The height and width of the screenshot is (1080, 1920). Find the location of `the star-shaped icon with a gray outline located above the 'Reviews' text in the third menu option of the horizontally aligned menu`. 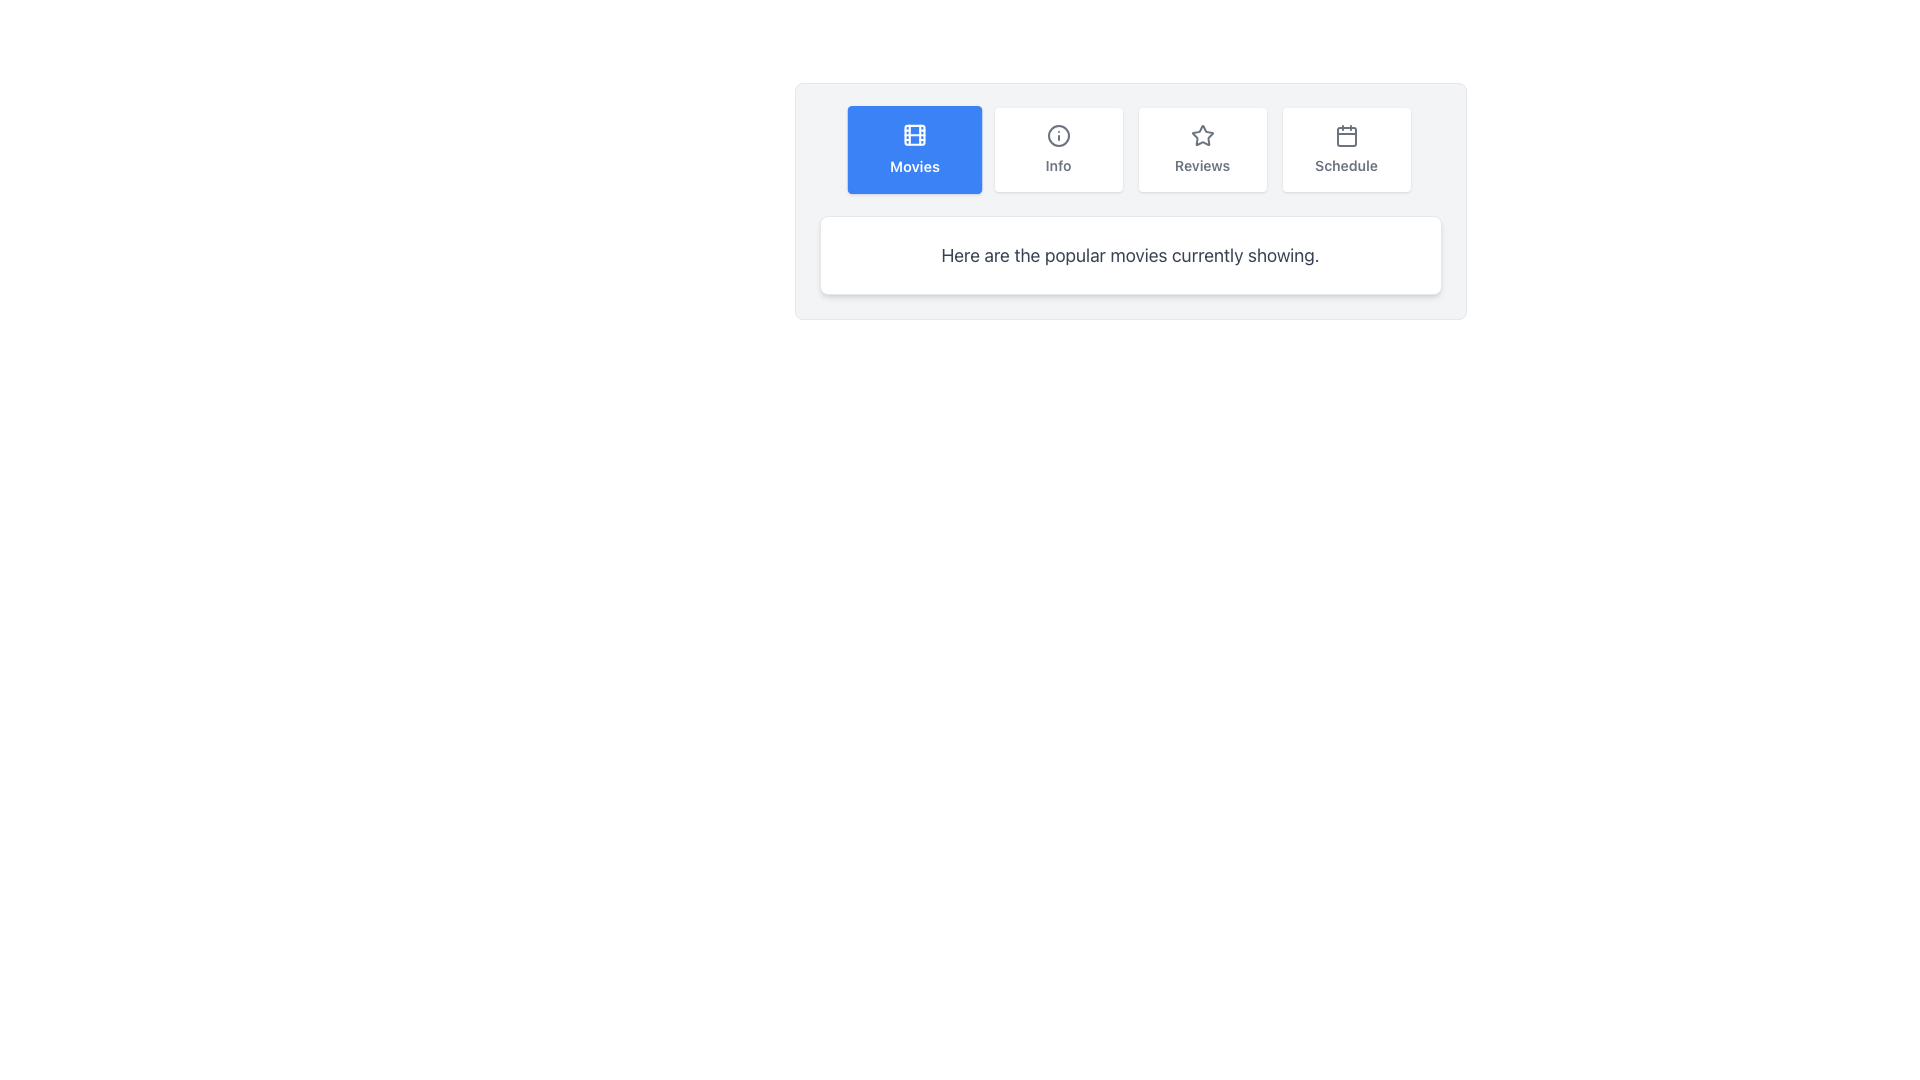

the star-shaped icon with a gray outline located above the 'Reviews' text in the third menu option of the horizontally aligned menu is located at coordinates (1201, 135).